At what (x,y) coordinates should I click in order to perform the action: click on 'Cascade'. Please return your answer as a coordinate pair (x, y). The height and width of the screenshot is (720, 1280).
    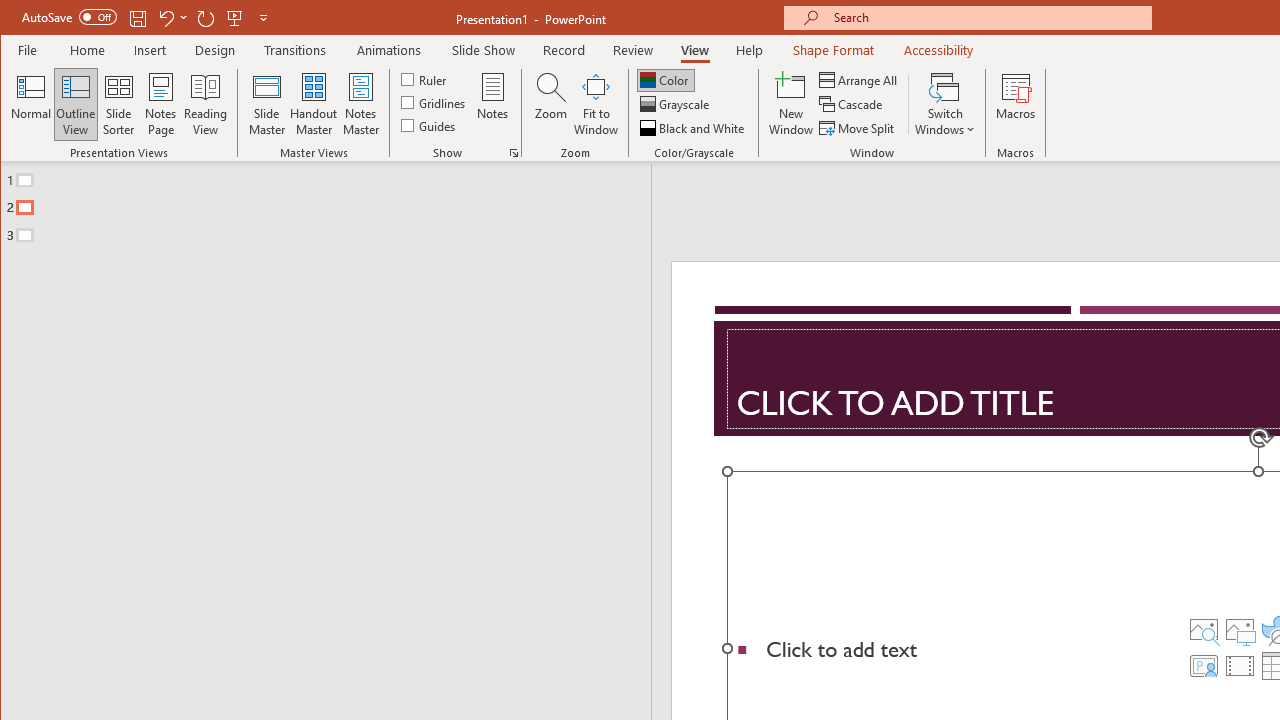
    Looking at the image, I should click on (853, 104).